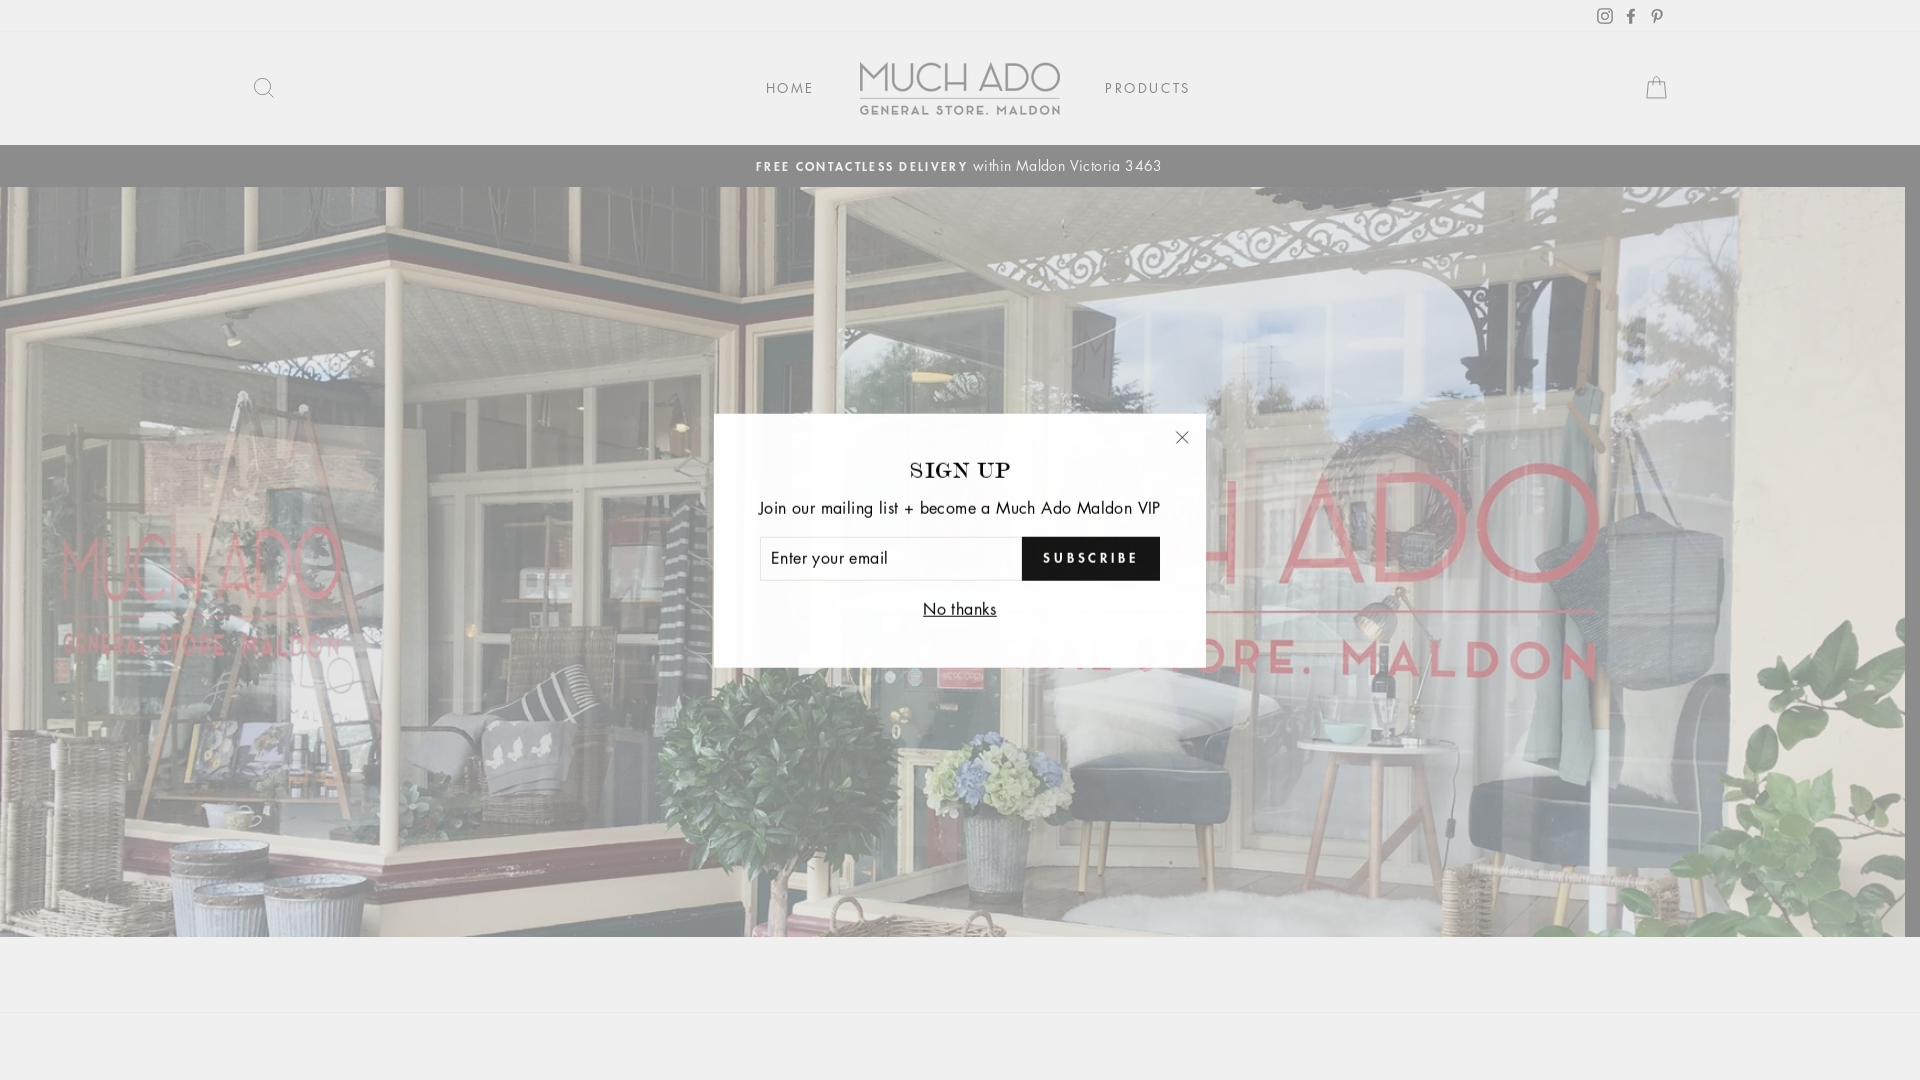  What do you see at coordinates (0, 0) in the screenshot?
I see `'Skip to content'` at bounding box center [0, 0].